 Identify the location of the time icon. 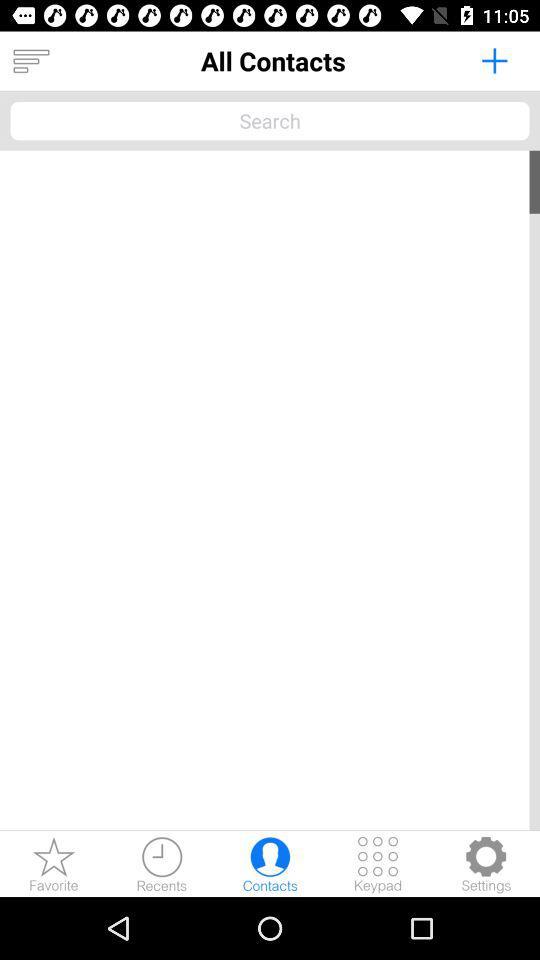
(161, 863).